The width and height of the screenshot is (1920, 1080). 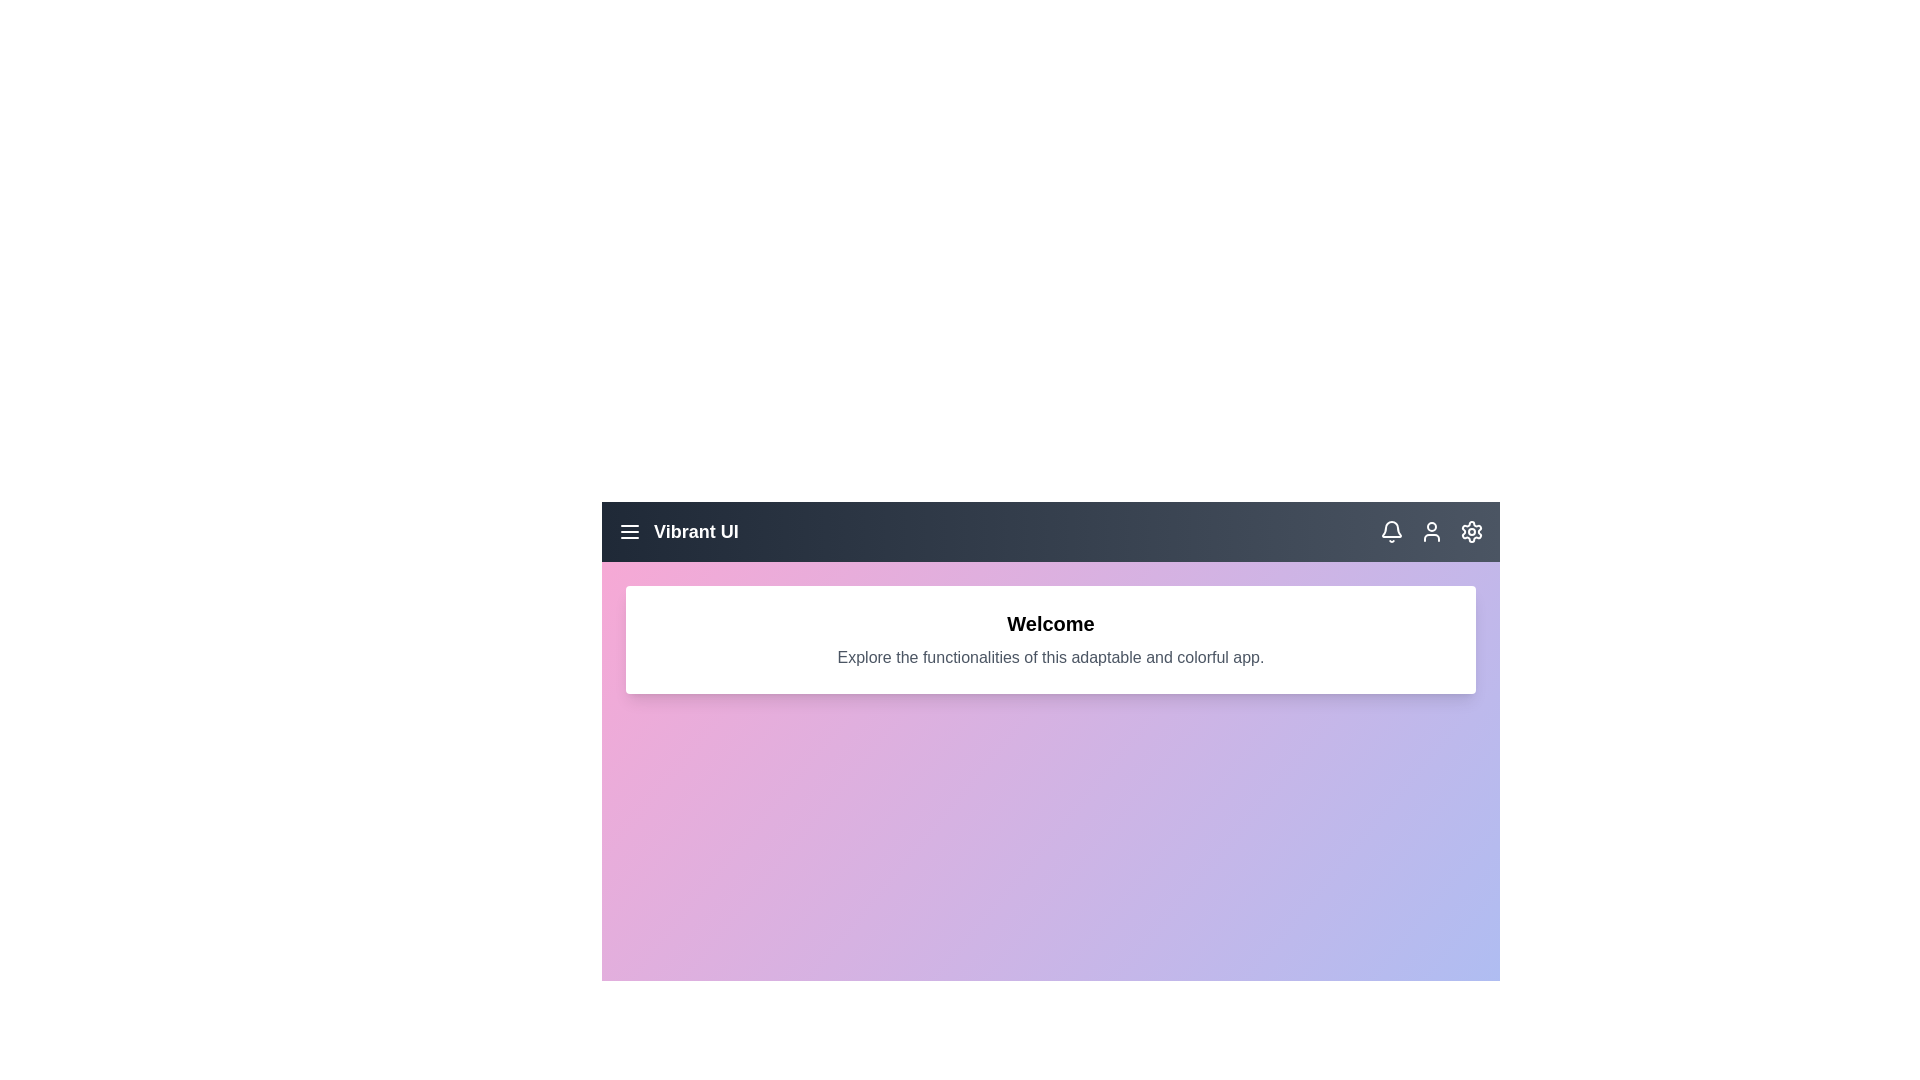 I want to click on the notification bell icon to trigger its functionality, so click(x=1391, y=531).